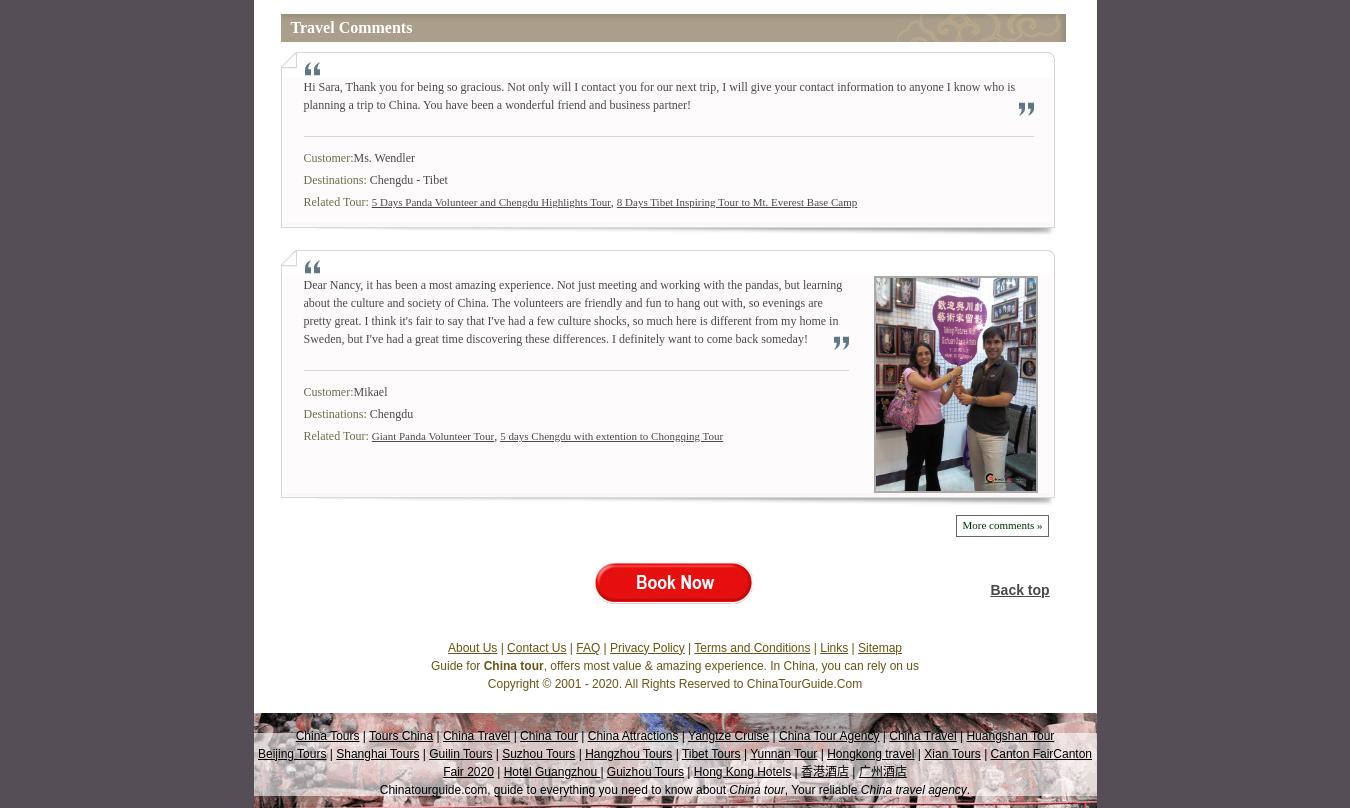 The height and width of the screenshot is (808, 1350). Describe the element at coordinates (535, 646) in the screenshot. I see `'Contact Us'` at that location.